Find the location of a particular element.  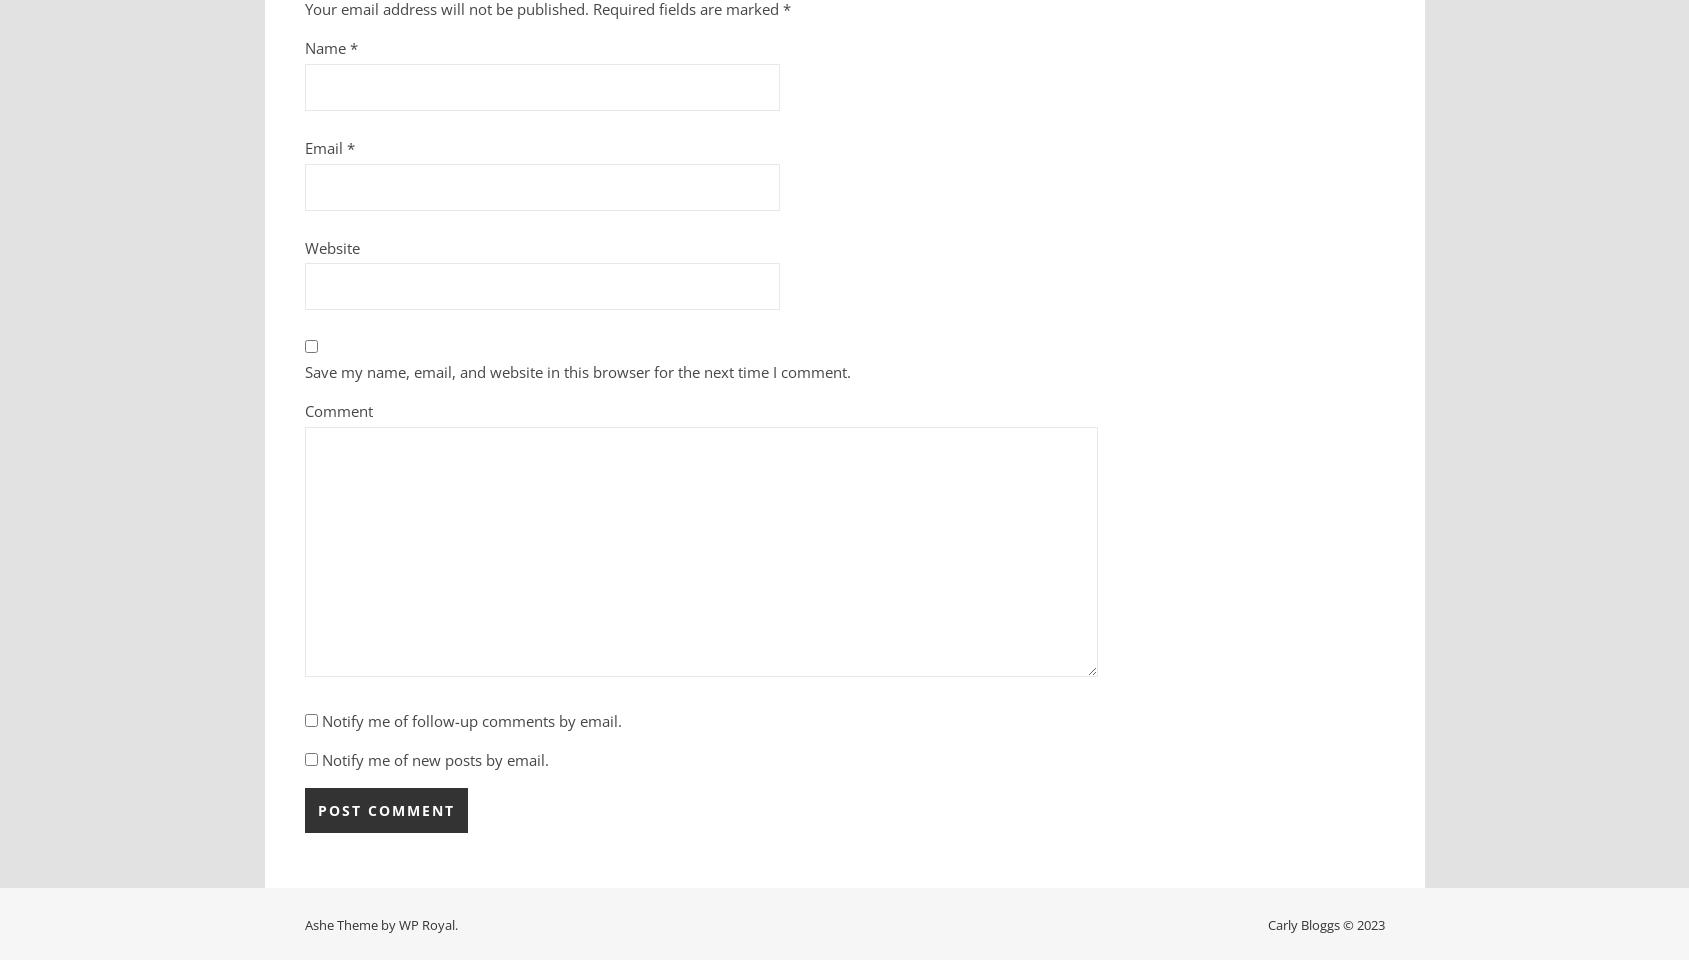

'Notify me of follow-up comments by email.' is located at coordinates (471, 720).